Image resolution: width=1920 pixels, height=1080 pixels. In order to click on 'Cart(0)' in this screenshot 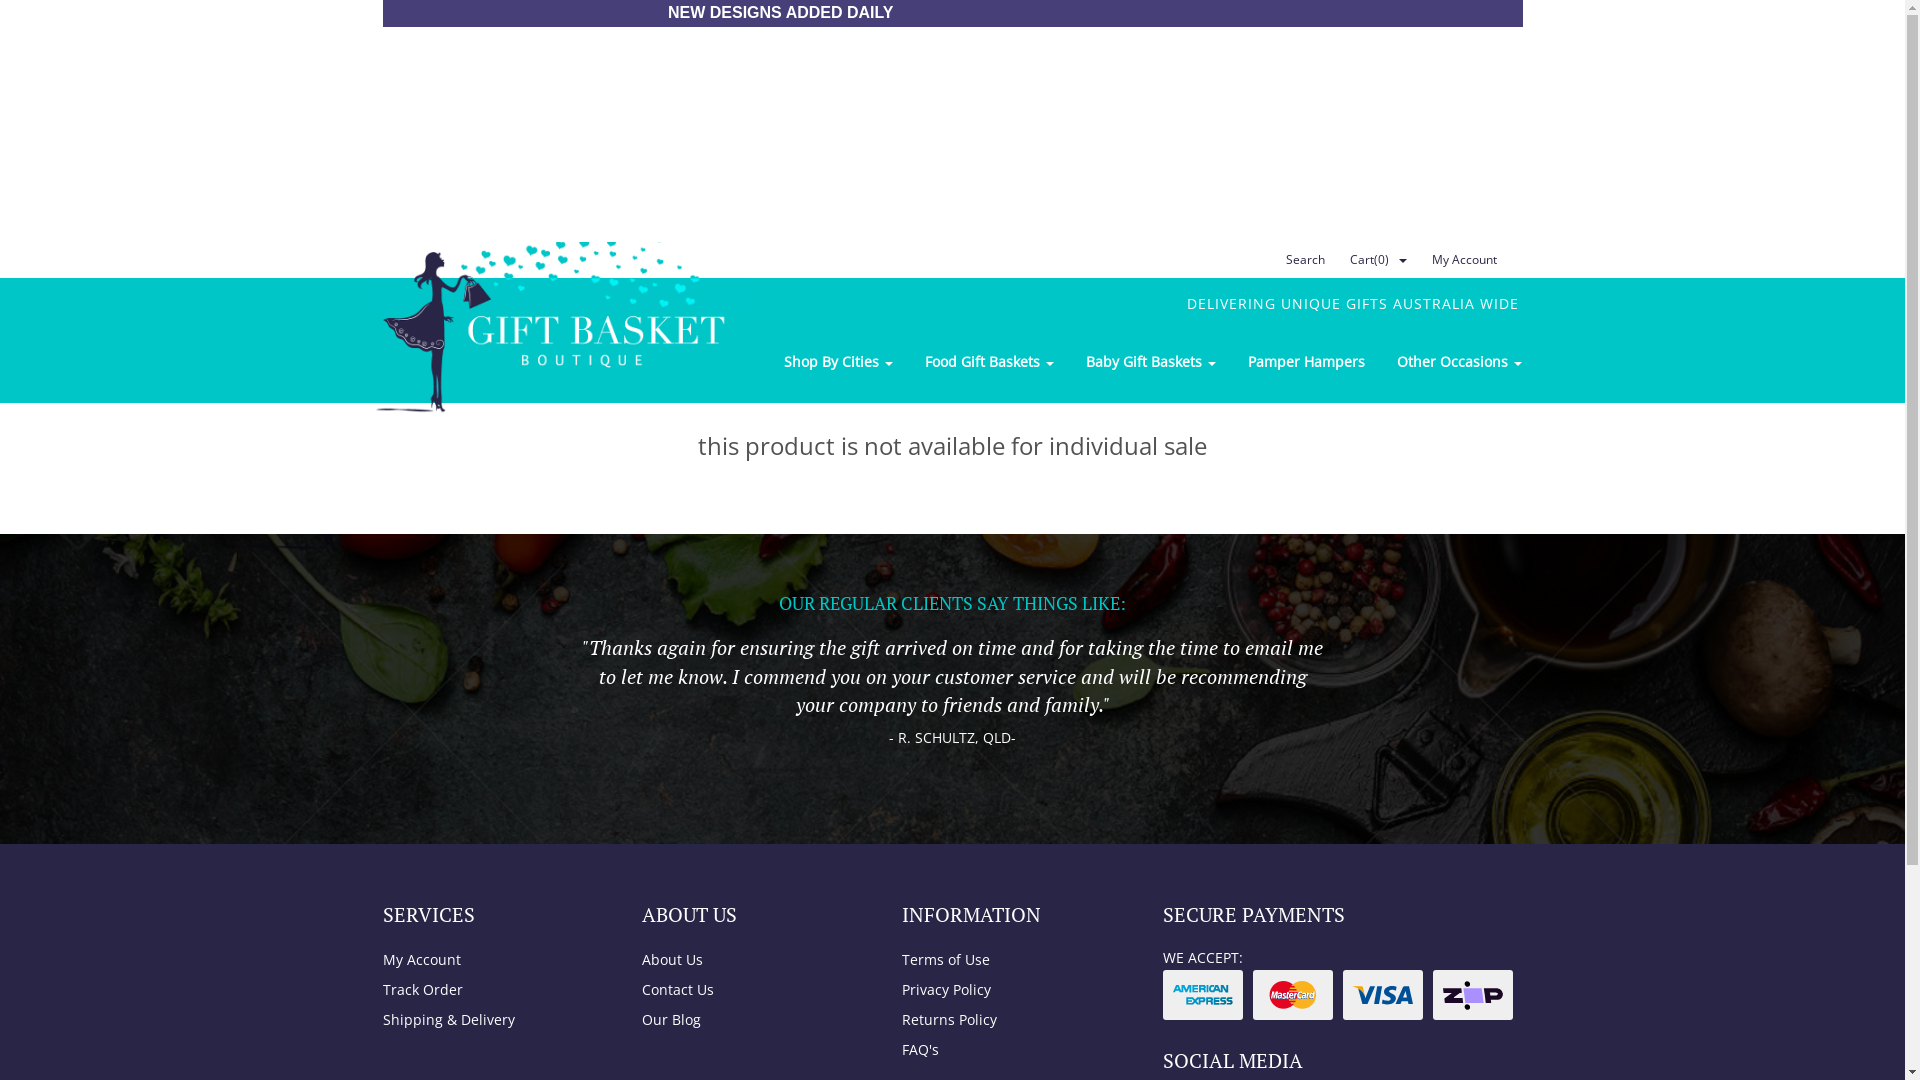, I will do `click(1334, 258)`.